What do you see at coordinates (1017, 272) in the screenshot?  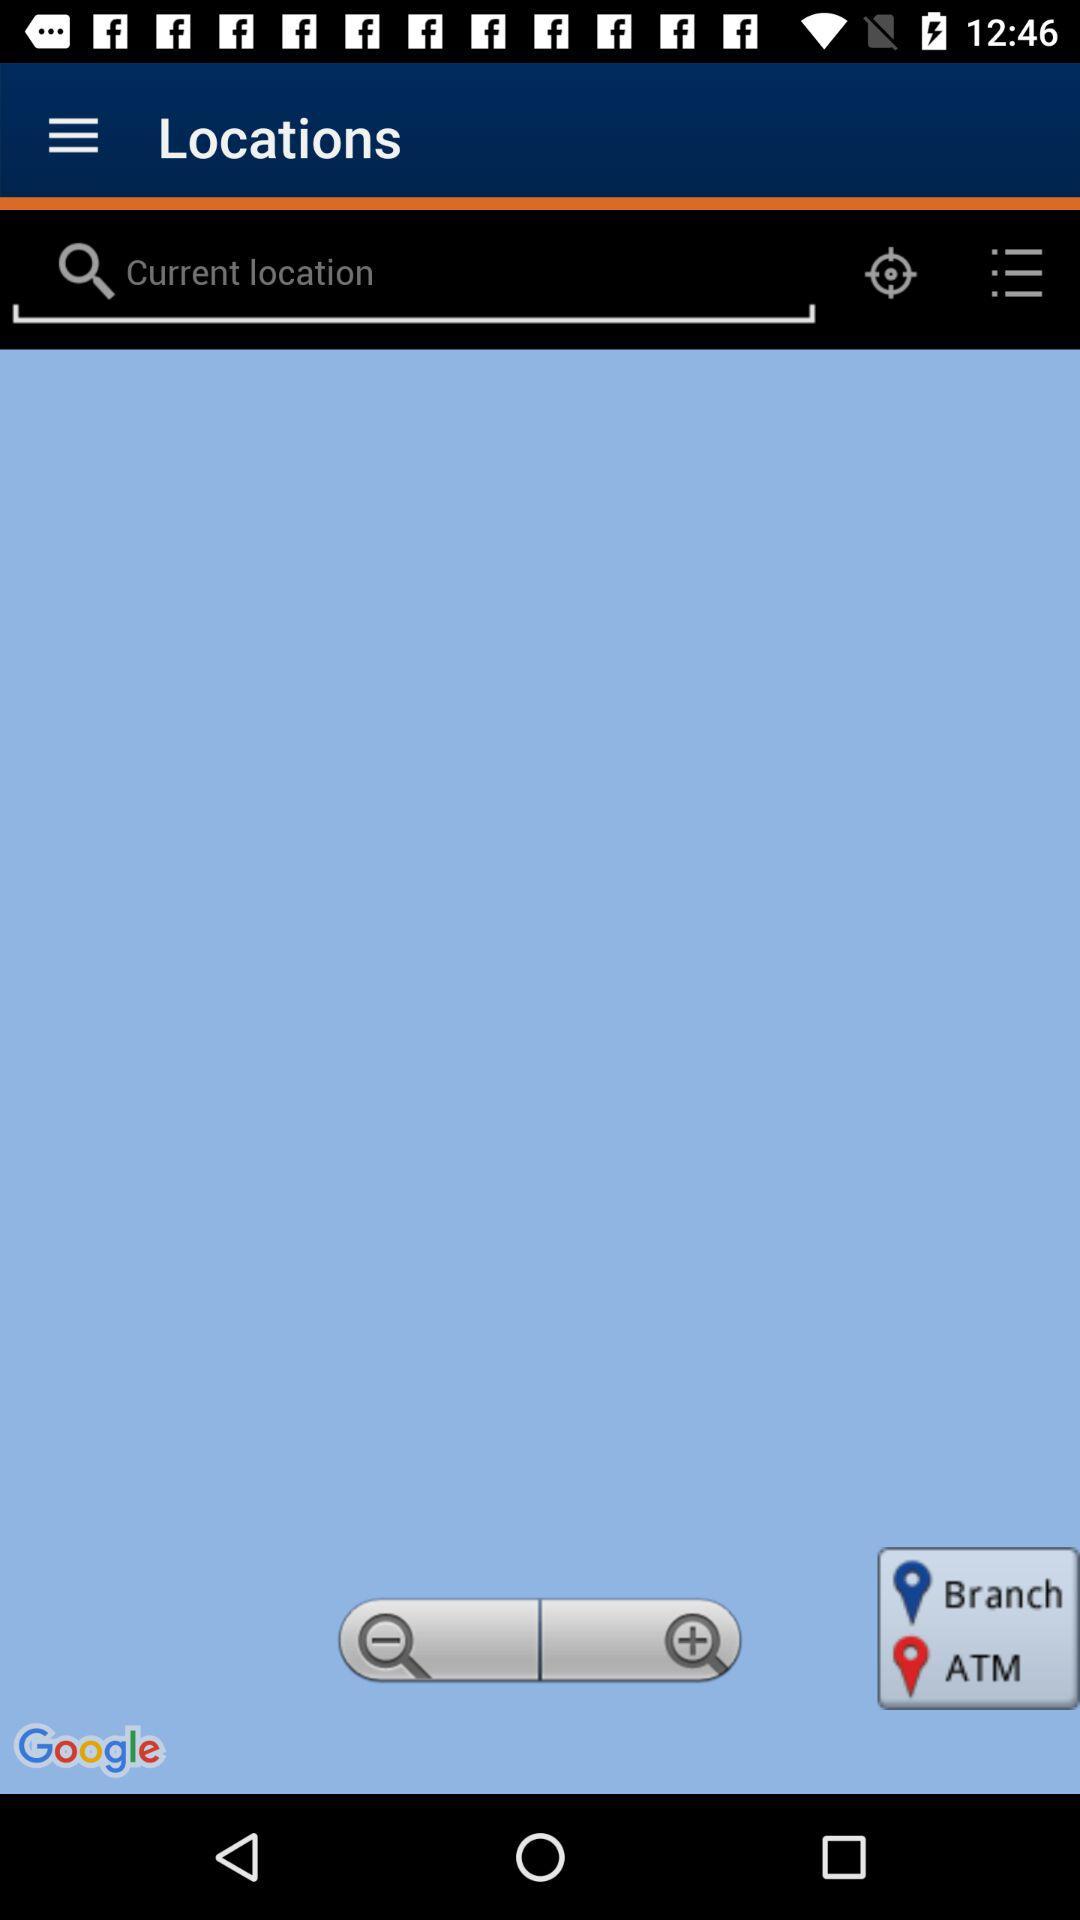 I see `the list icon` at bounding box center [1017, 272].